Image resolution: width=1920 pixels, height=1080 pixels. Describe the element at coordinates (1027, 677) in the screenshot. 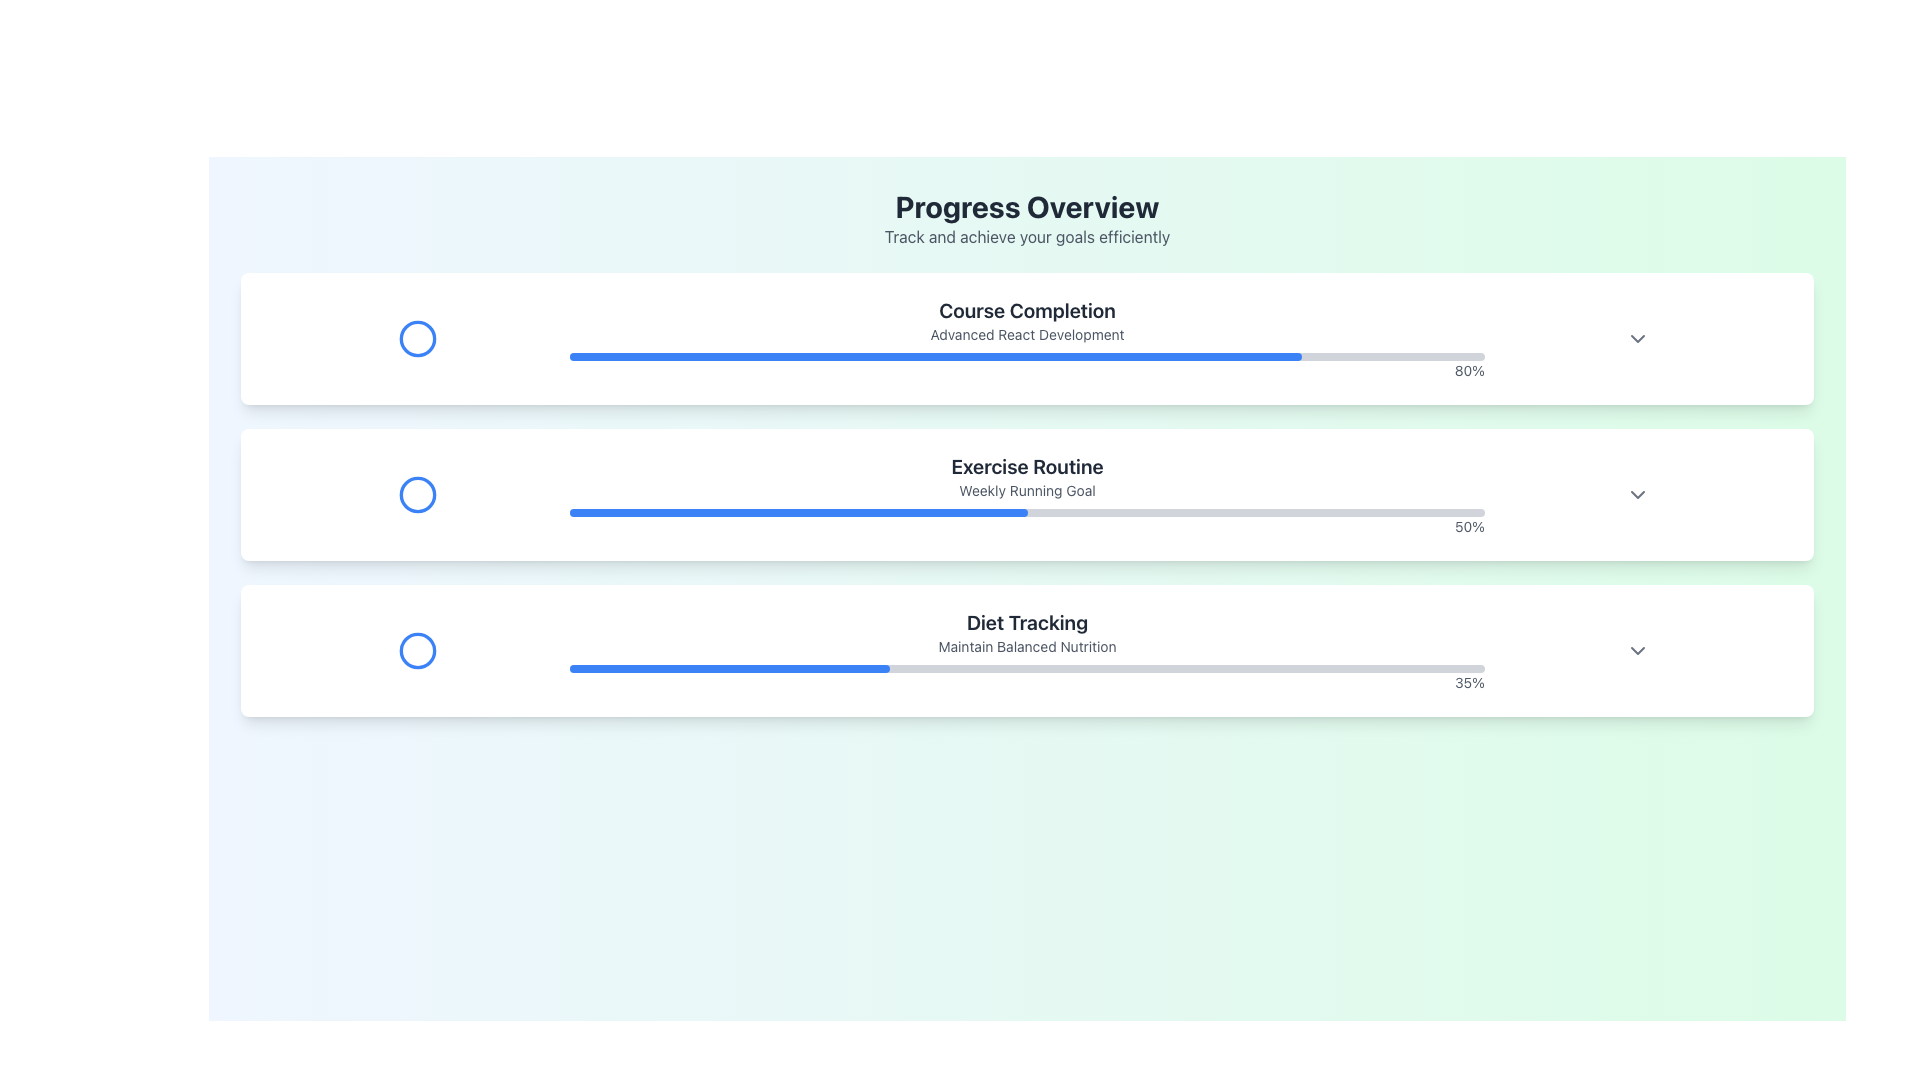

I see `completion percentage displayed on the text label indicating the progress of the 'Diet Tracking' section, positioned at the right side of the progress bar` at that location.